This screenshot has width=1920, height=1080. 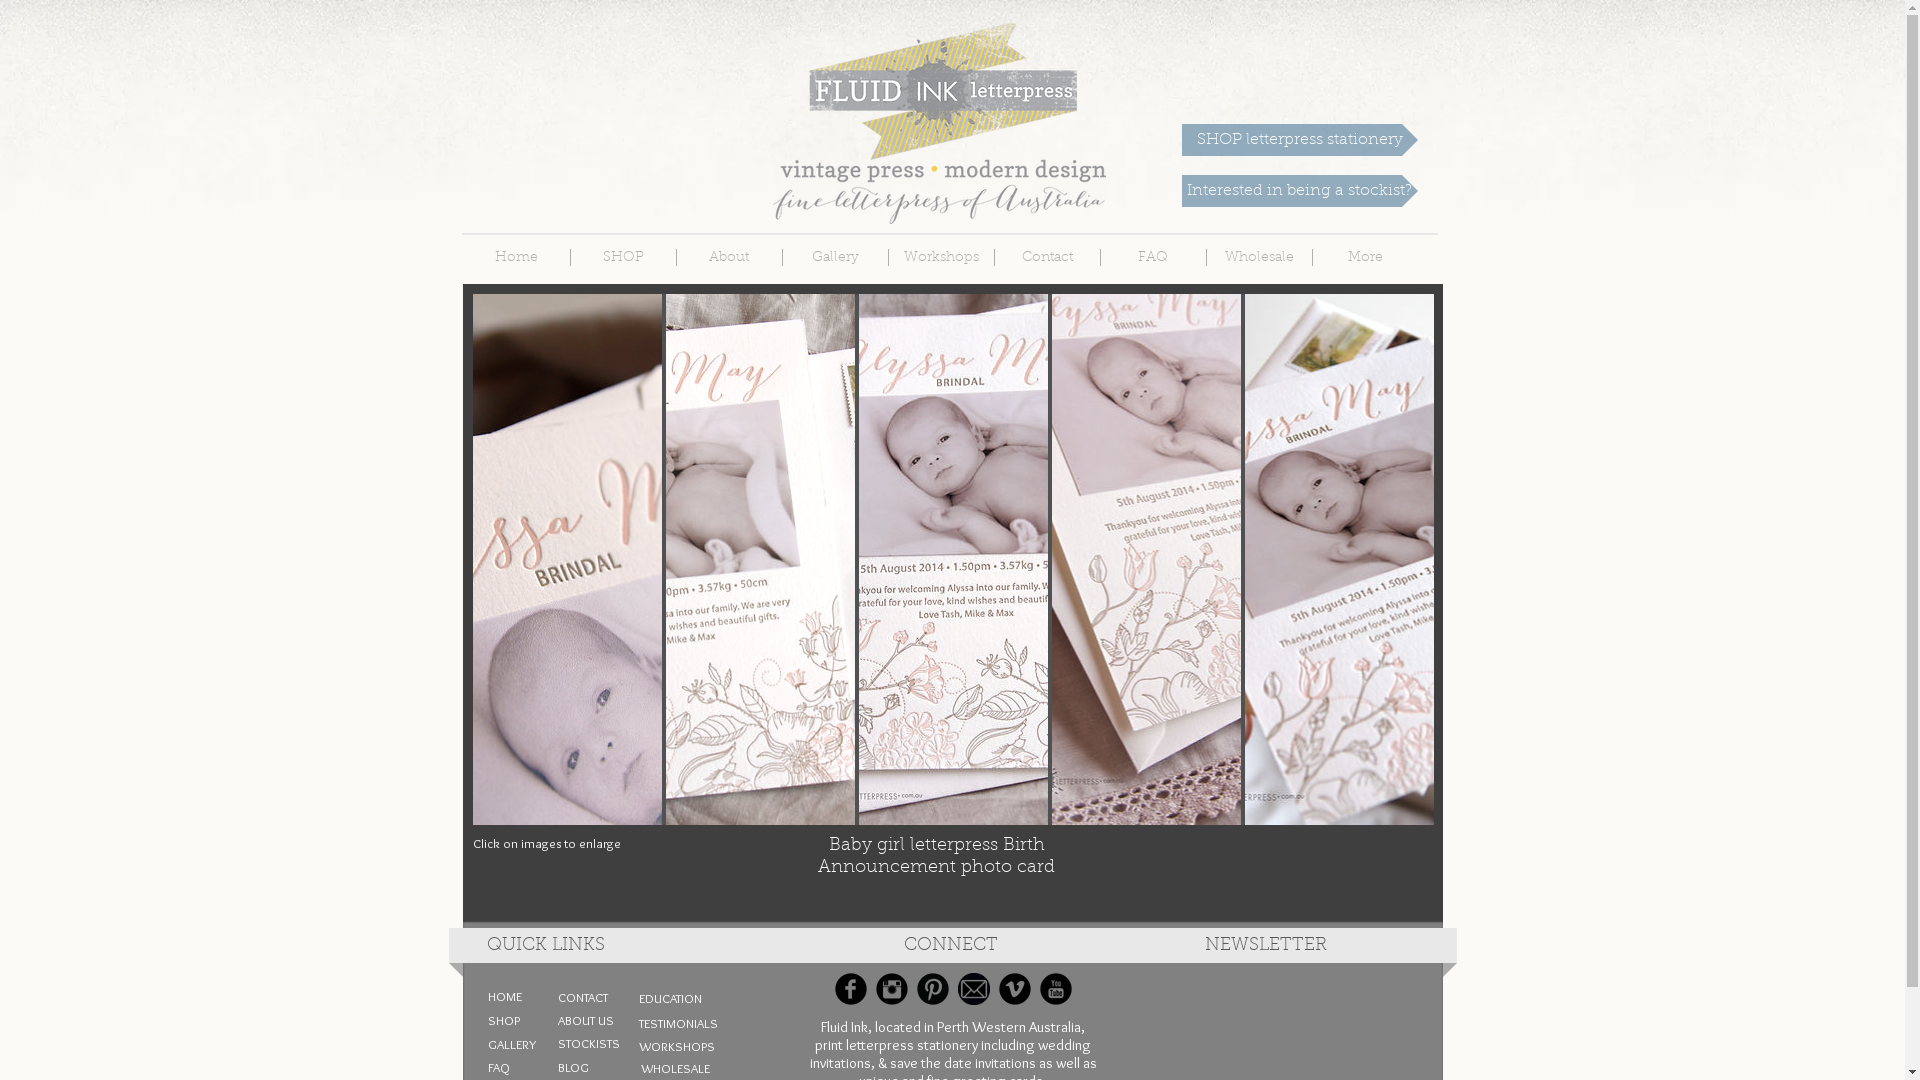 I want to click on 'About', so click(x=727, y=256).